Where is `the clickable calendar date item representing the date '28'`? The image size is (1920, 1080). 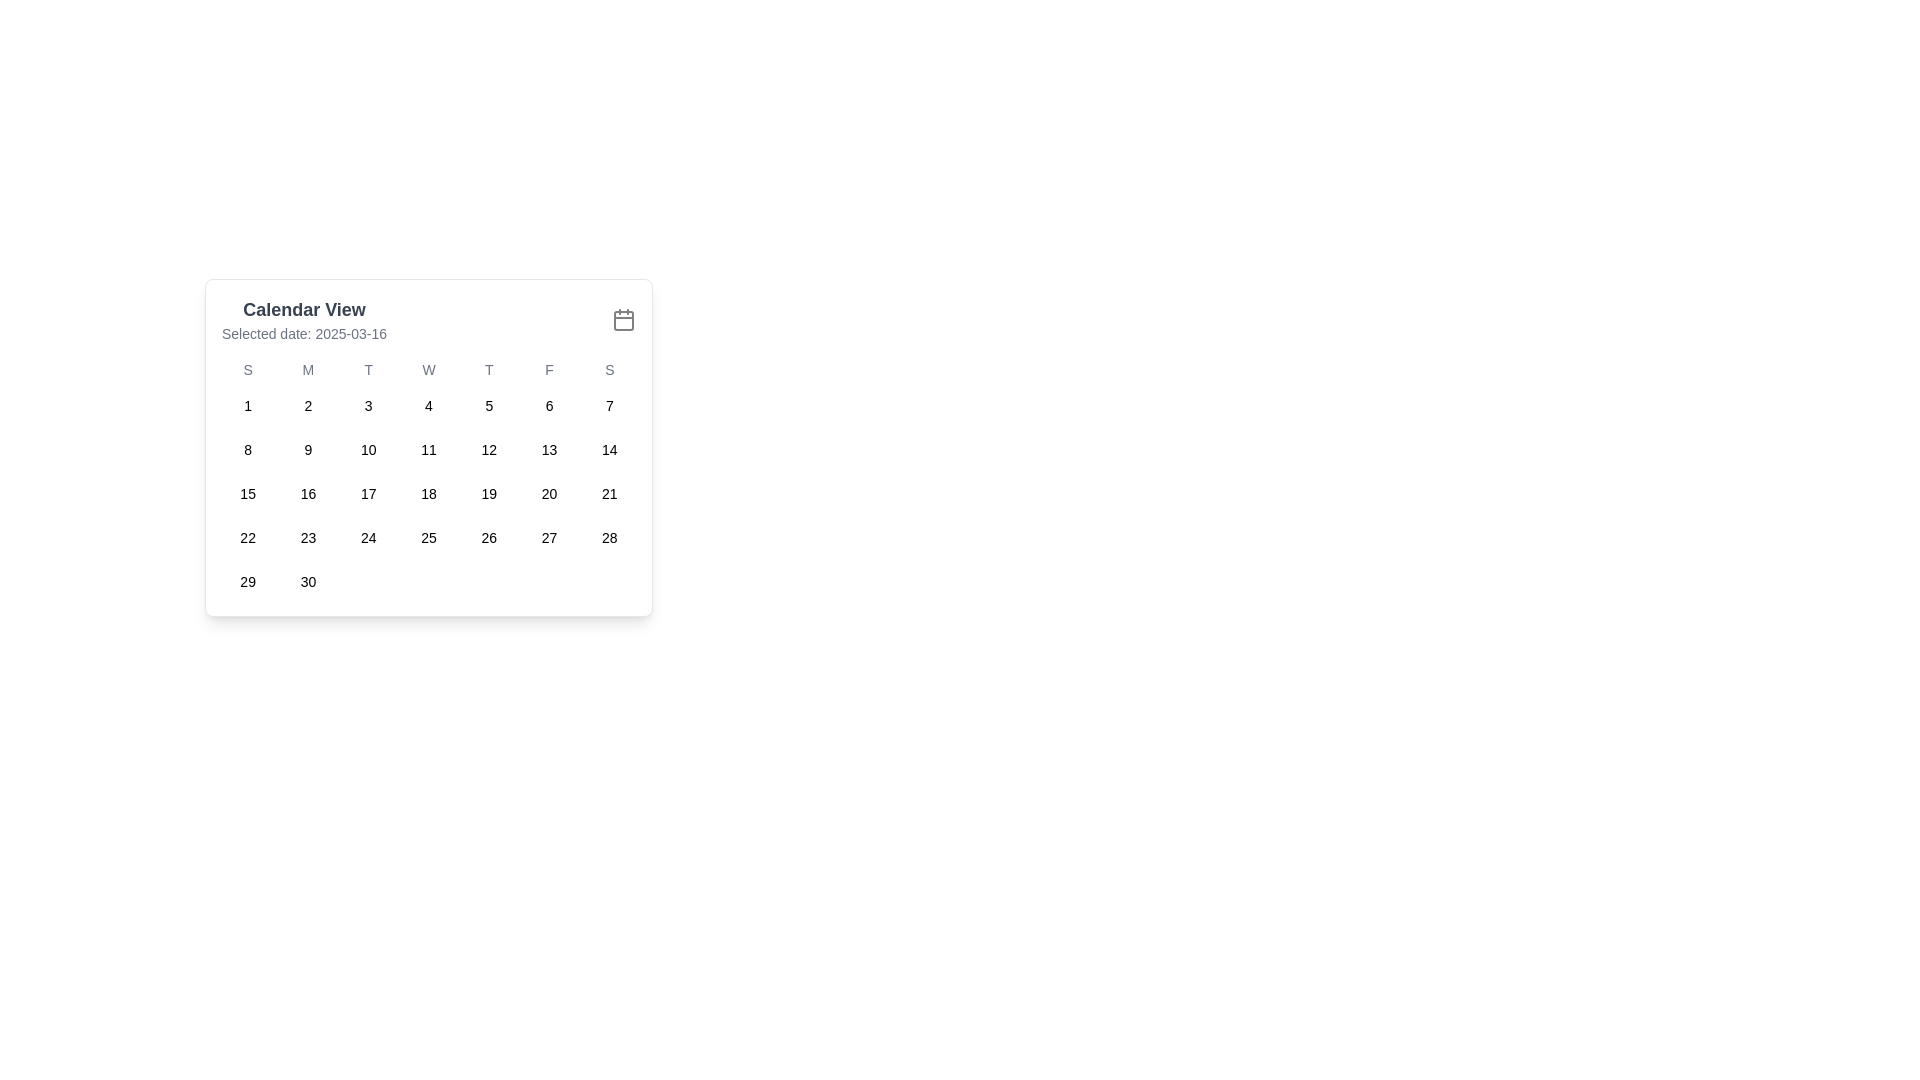
the clickable calendar date item representing the date '28' is located at coordinates (608, 536).